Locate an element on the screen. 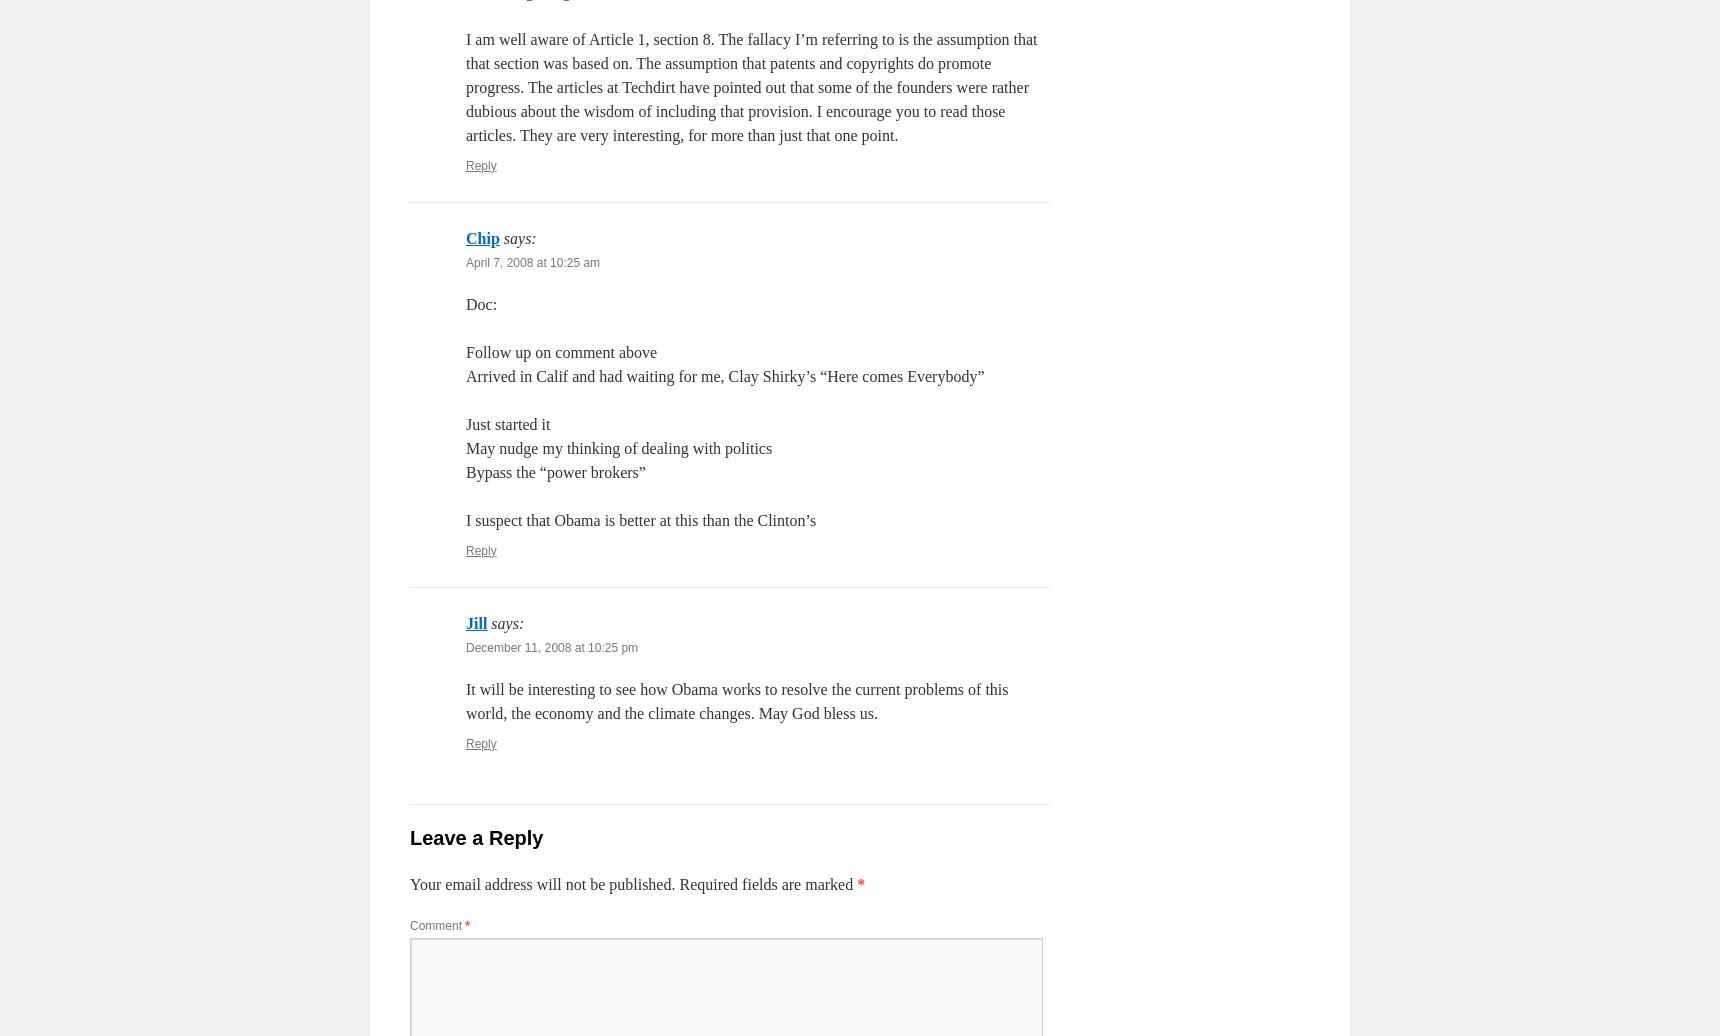 The image size is (1720, 1036). 'I am well aware of Article 1, section 8.  The fallacy I’m referring to is the assumption that that section was based on.  The assumption that patents and copyrights do promote progress.  The articles at Techdirt have pointed out that some of the founders were rather dubious about the wisdom of including that provision.  I encourage you to read those articles.  They are very interesting, for more than just that one point.' is located at coordinates (750, 86).